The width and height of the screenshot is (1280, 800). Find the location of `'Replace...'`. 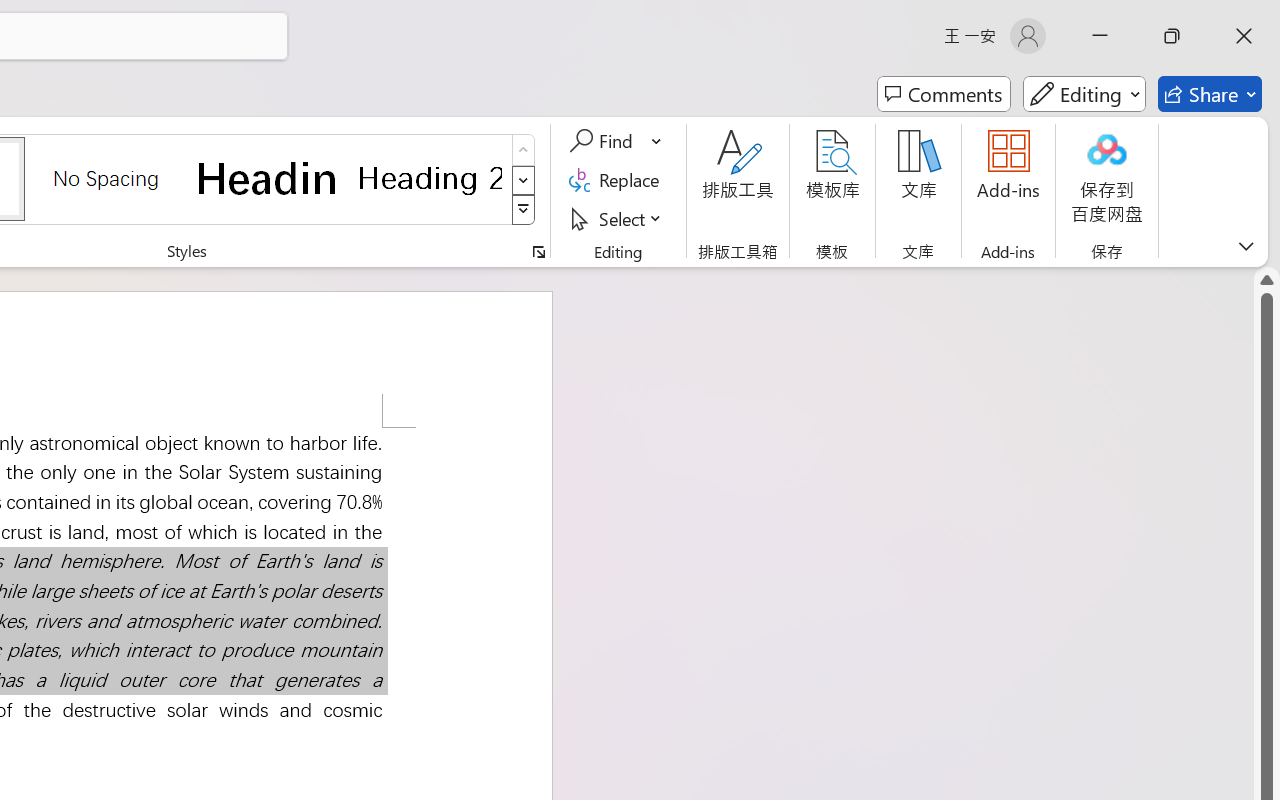

'Replace...' is located at coordinates (616, 179).